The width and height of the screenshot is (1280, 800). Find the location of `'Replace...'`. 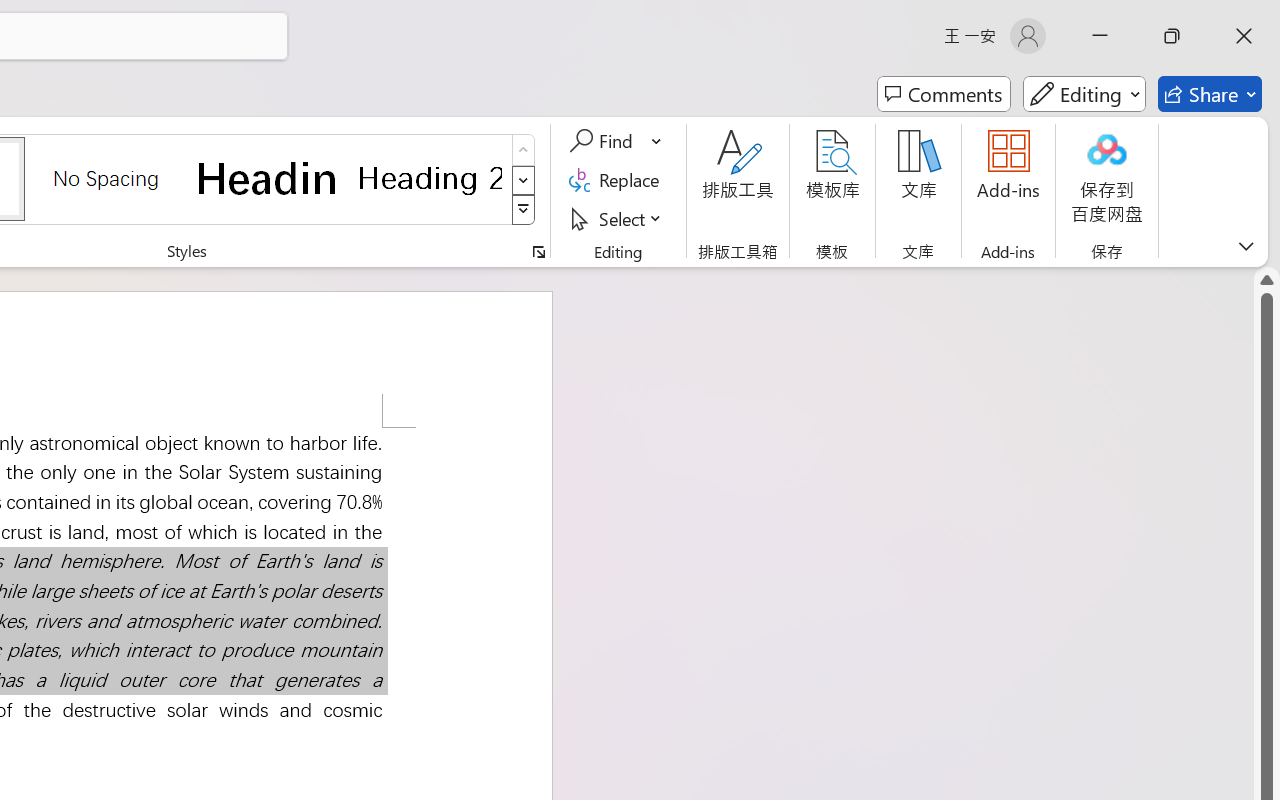

'Replace...' is located at coordinates (616, 179).